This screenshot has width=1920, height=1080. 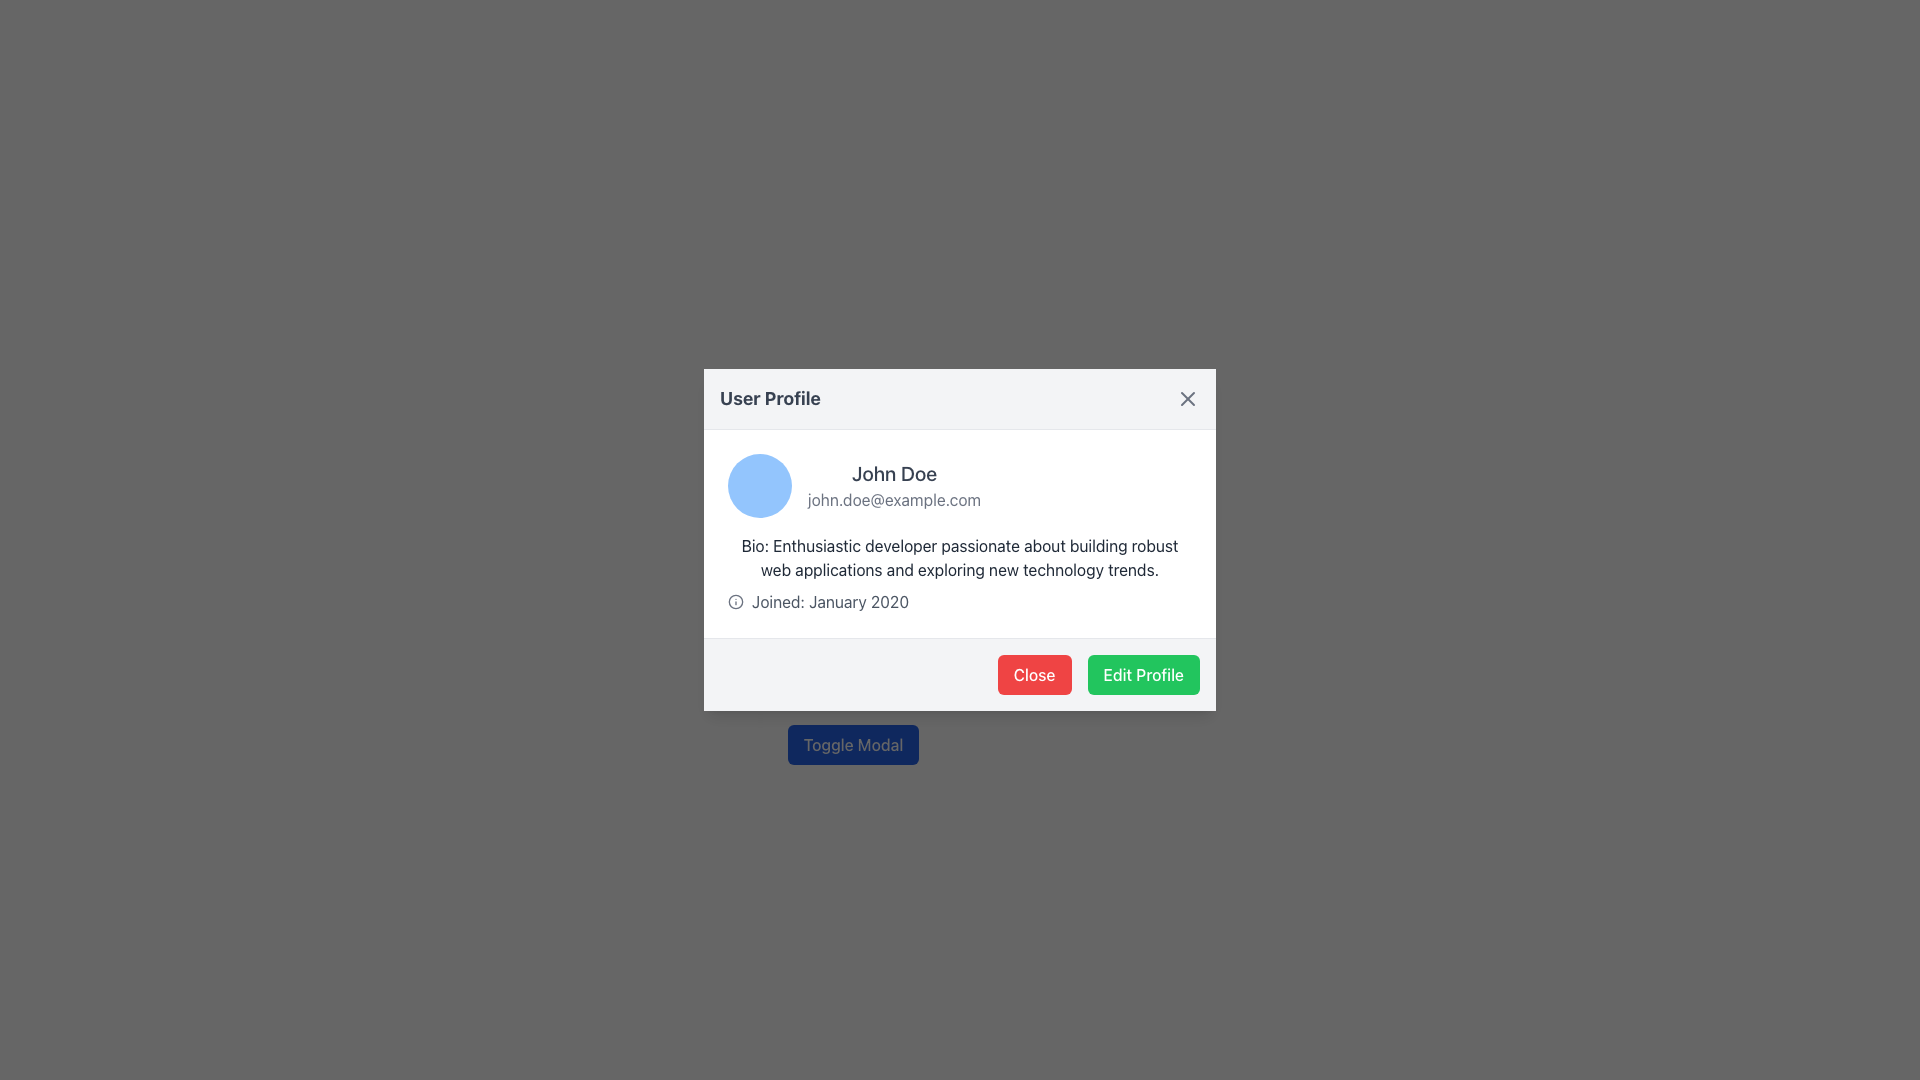 What do you see at coordinates (853, 744) in the screenshot?
I see `the 'Toggle Modal' button, which is a rectangular button with a blue background and white text` at bounding box center [853, 744].